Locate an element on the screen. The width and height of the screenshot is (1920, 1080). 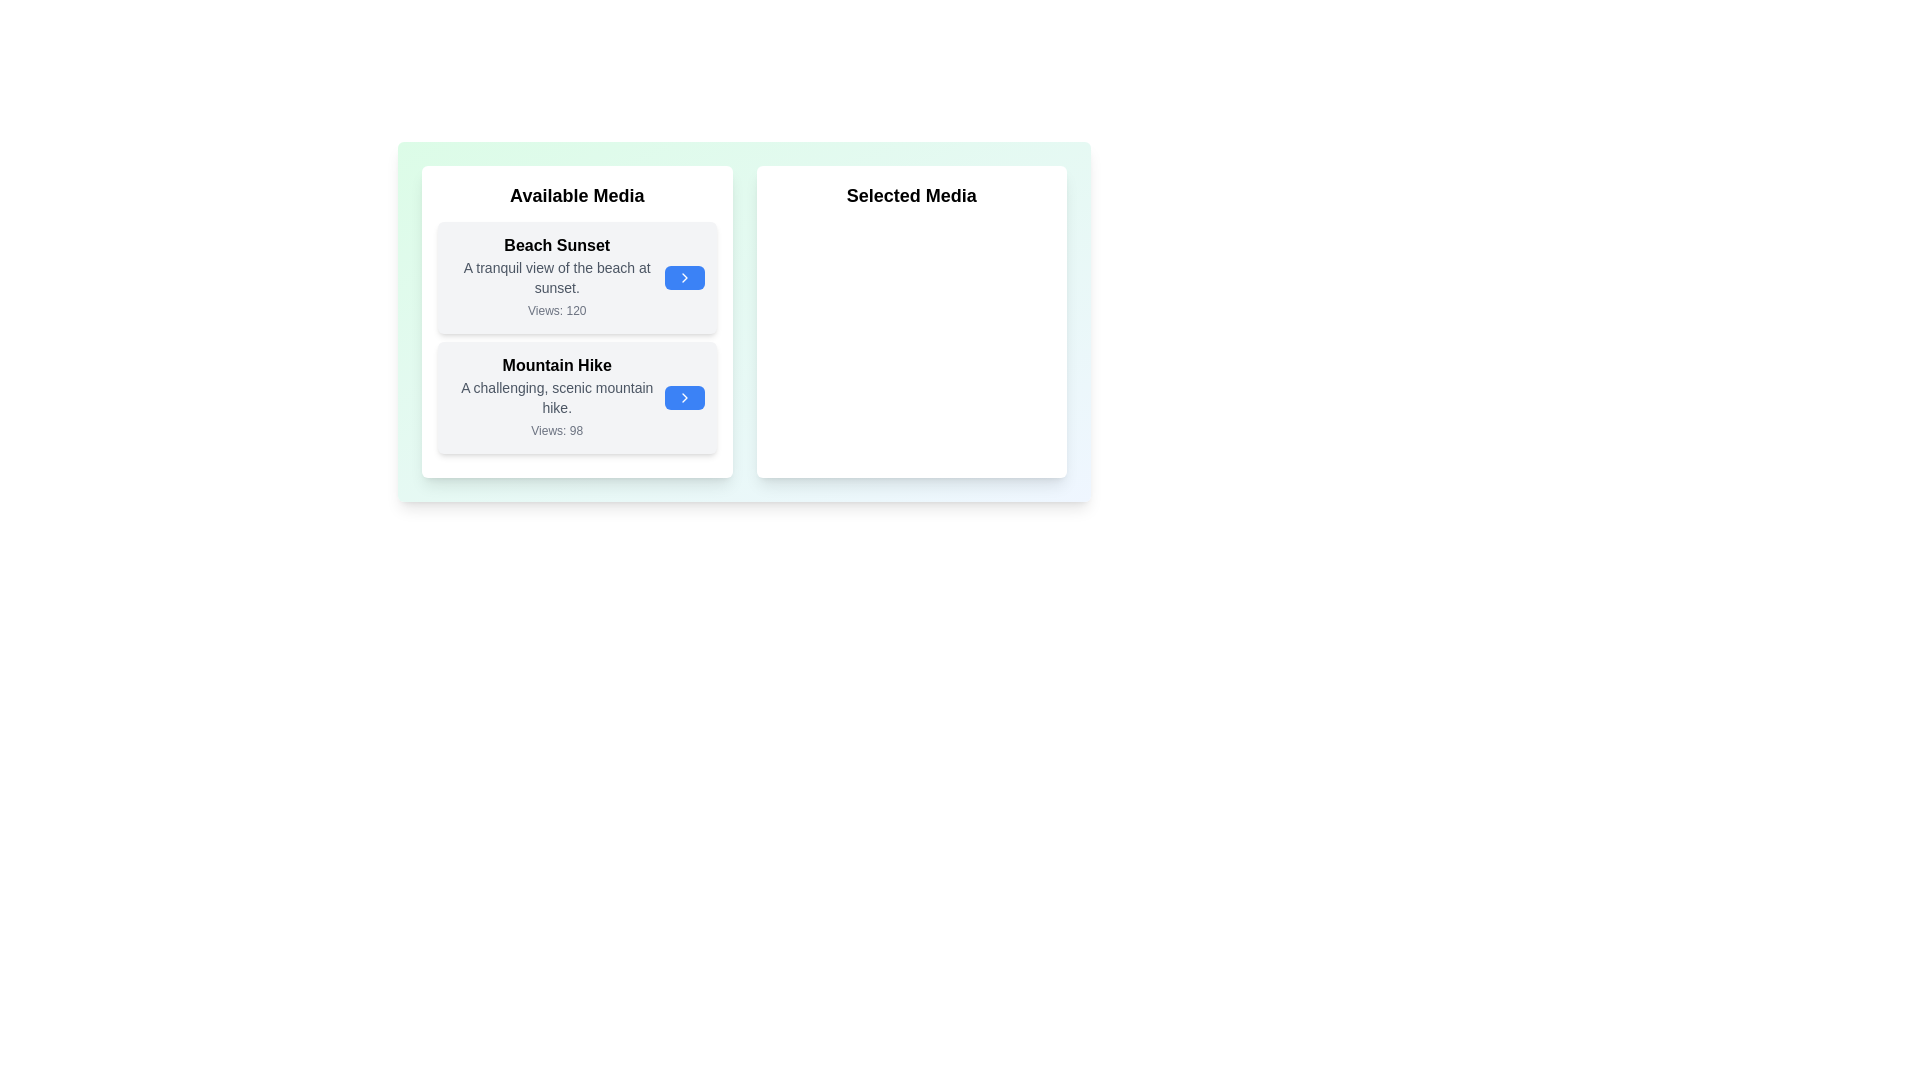
transfer button for the media item 'Mountain Hike' in the 'Available Media' list is located at coordinates (684, 397).